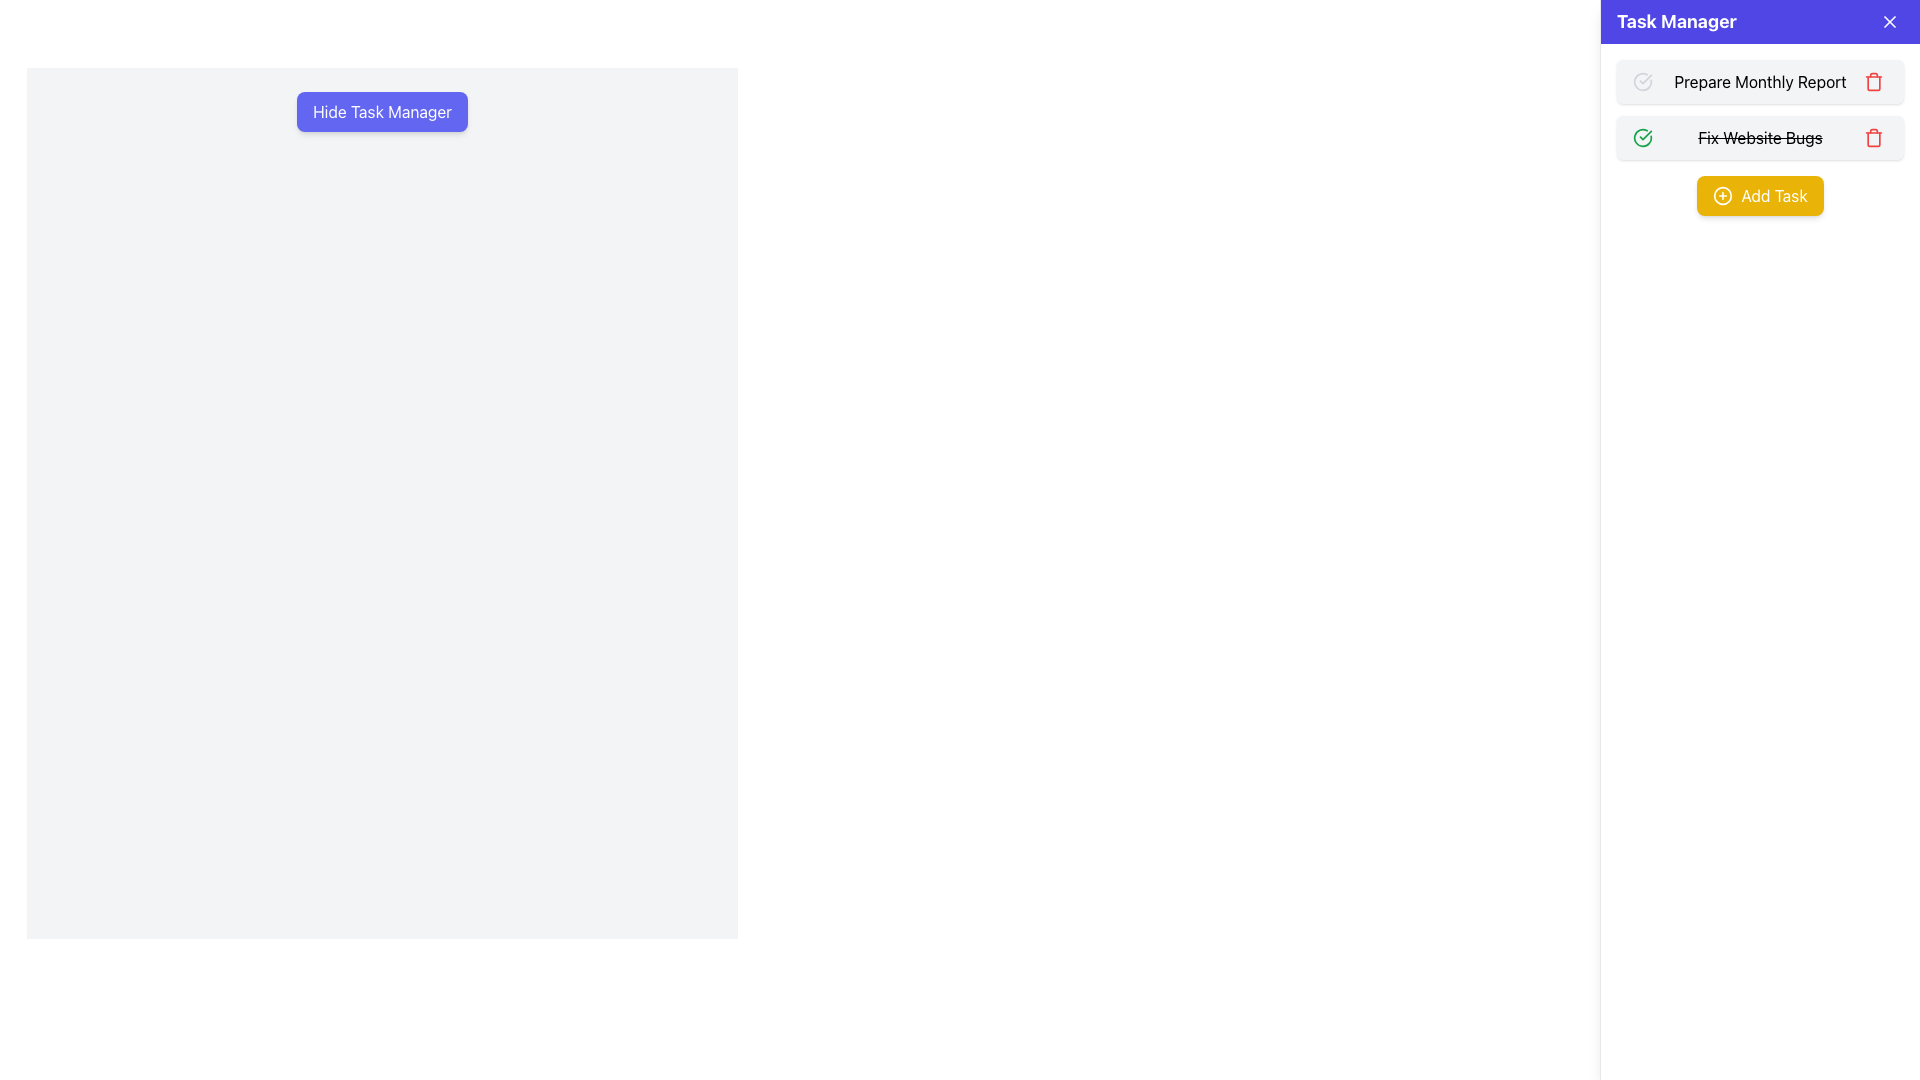 Image resolution: width=1920 pixels, height=1080 pixels. I want to click on the 'X' icon button in the top-right corner of the 'Task Manager' panel, so click(1889, 22).